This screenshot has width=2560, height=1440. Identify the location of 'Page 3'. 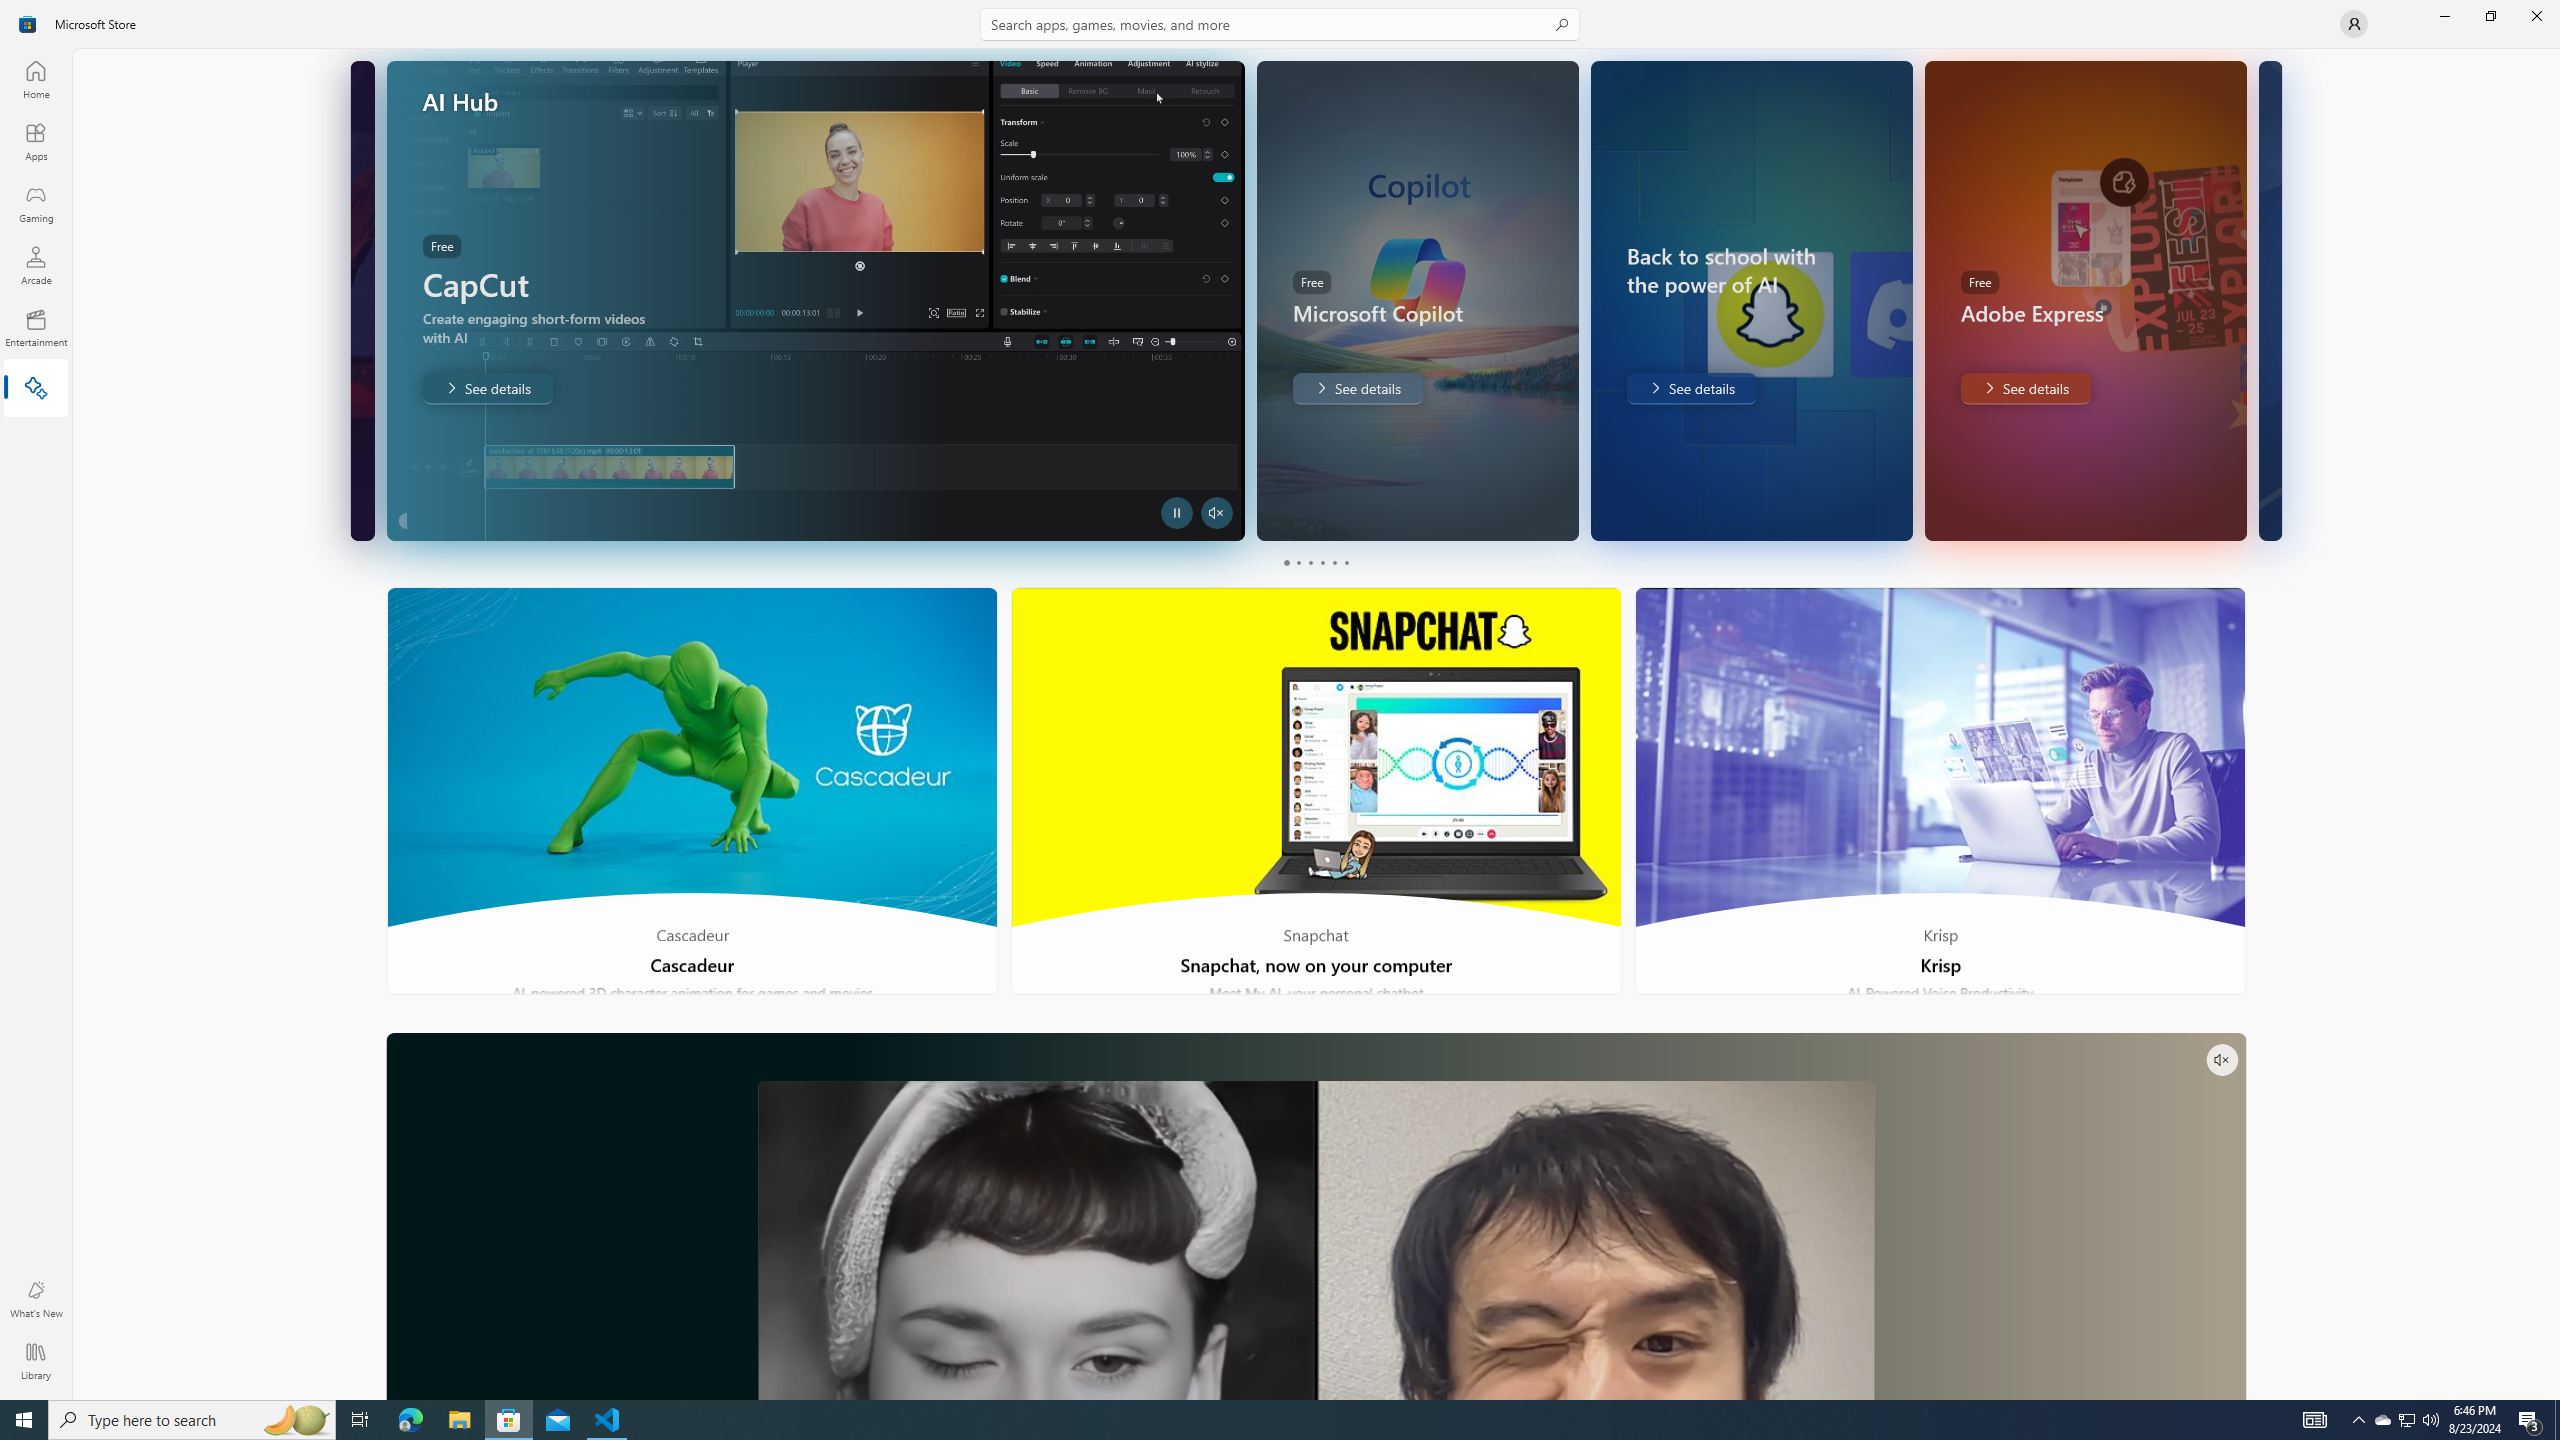
(1308, 562).